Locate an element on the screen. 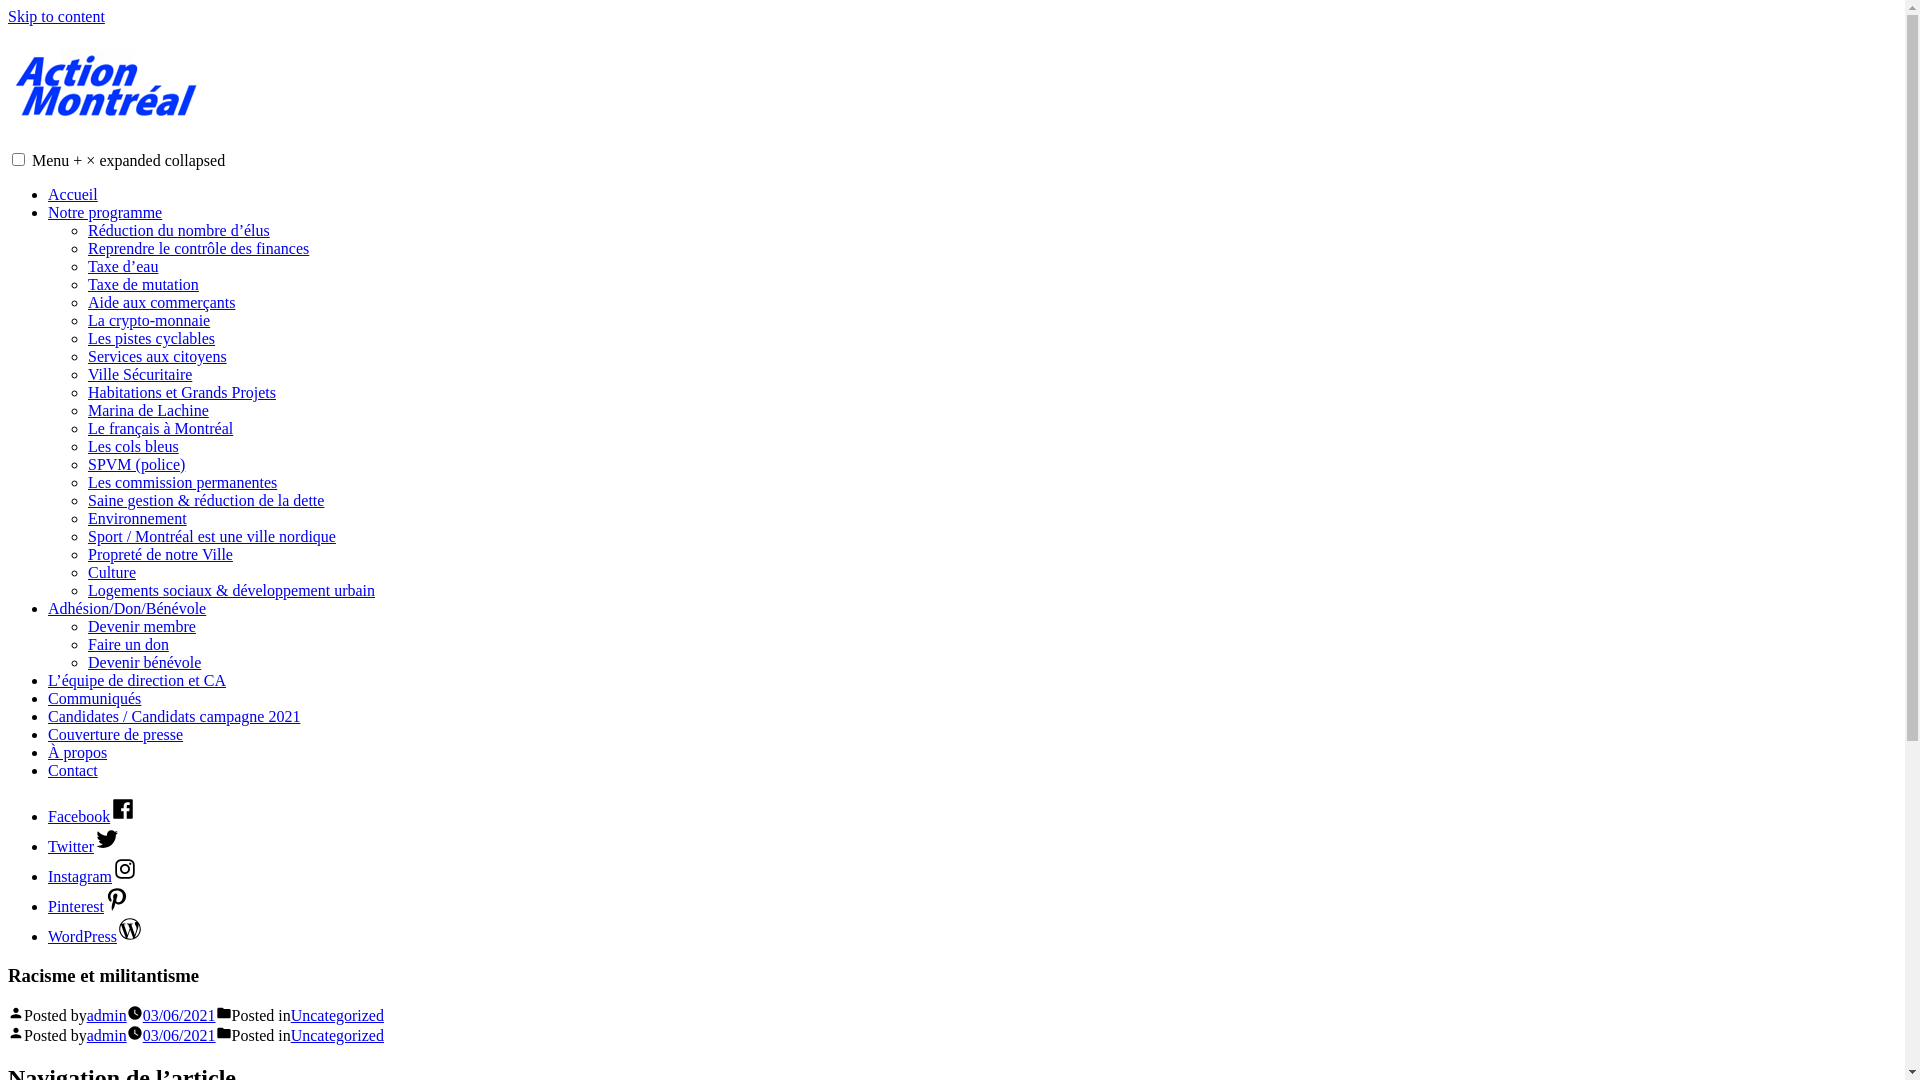 This screenshot has height=1080, width=1920. '03/06/2021' is located at coordinates (179, 1015).